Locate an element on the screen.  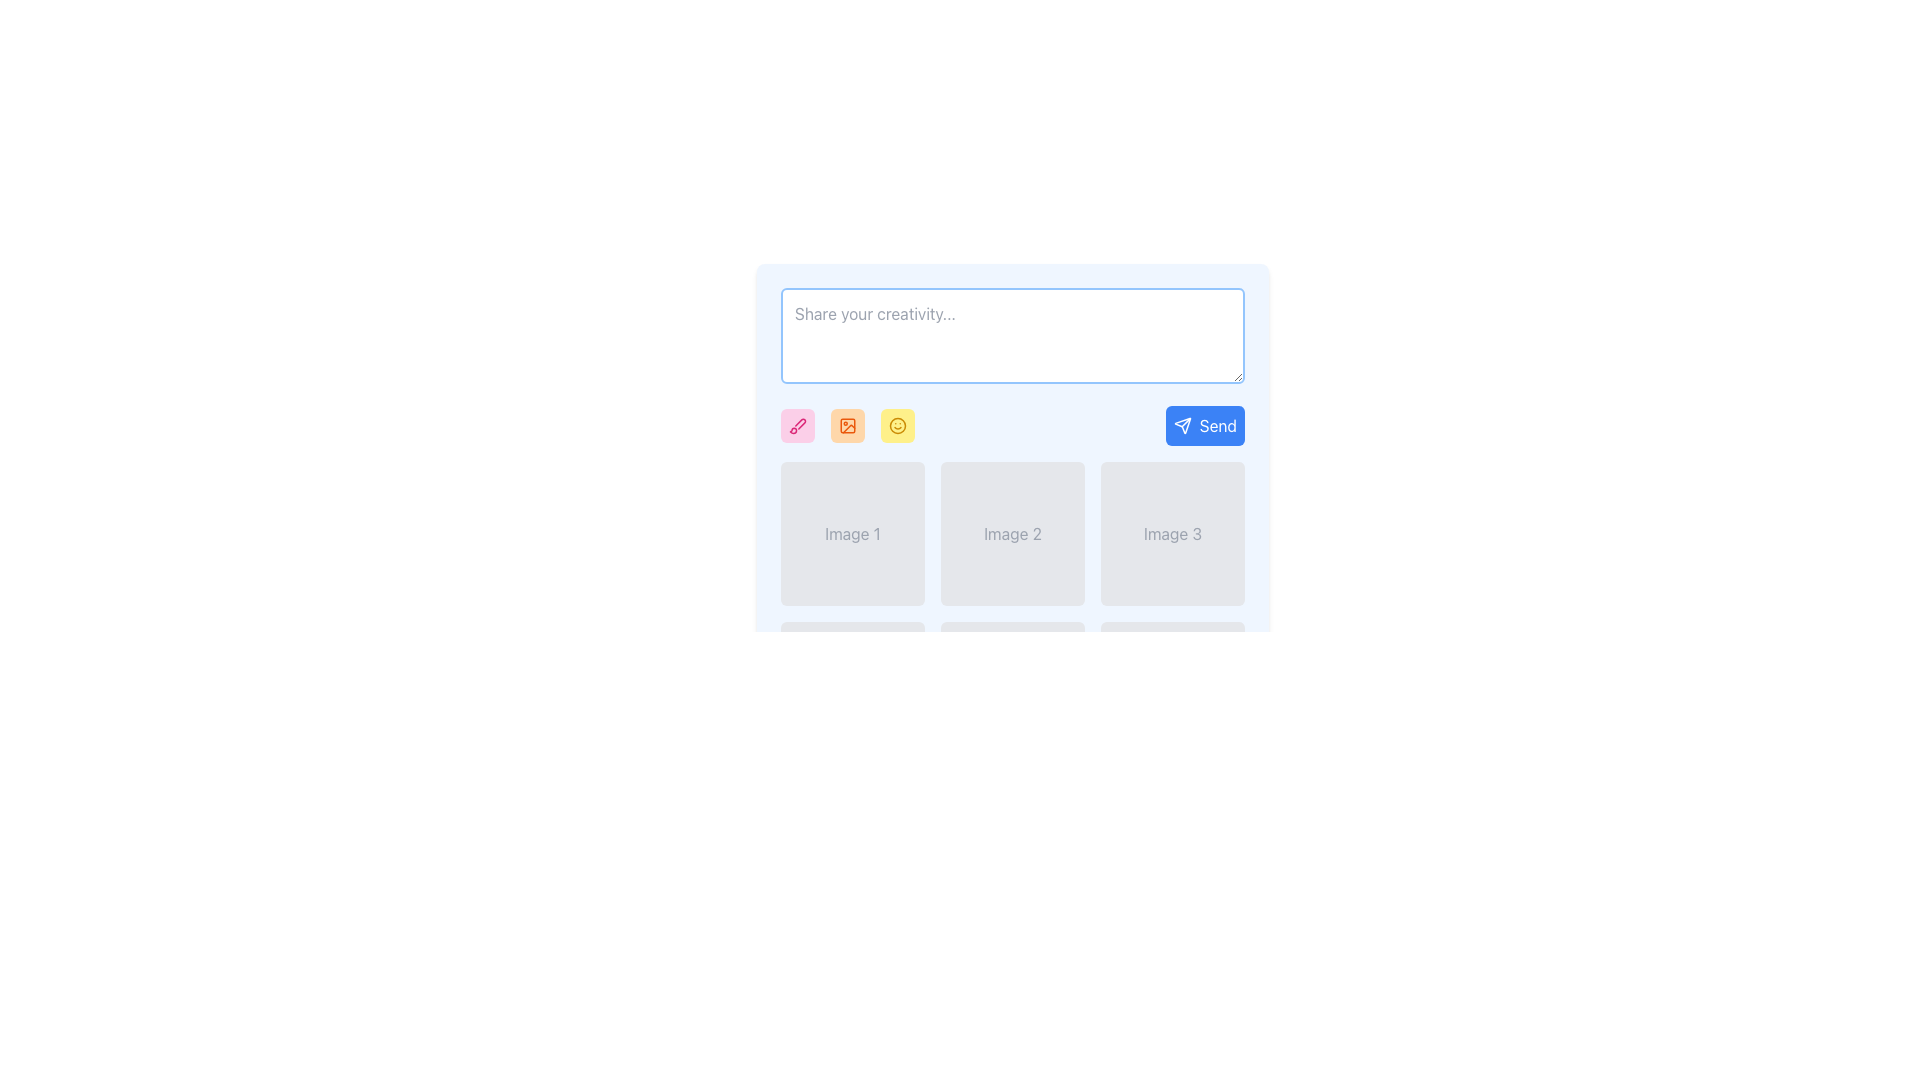
the first placeholder box for an image or content, which is labeled 'Image 1' and is located in the top-left of a 3x2 grid layout is located at coordinates (853, 532).